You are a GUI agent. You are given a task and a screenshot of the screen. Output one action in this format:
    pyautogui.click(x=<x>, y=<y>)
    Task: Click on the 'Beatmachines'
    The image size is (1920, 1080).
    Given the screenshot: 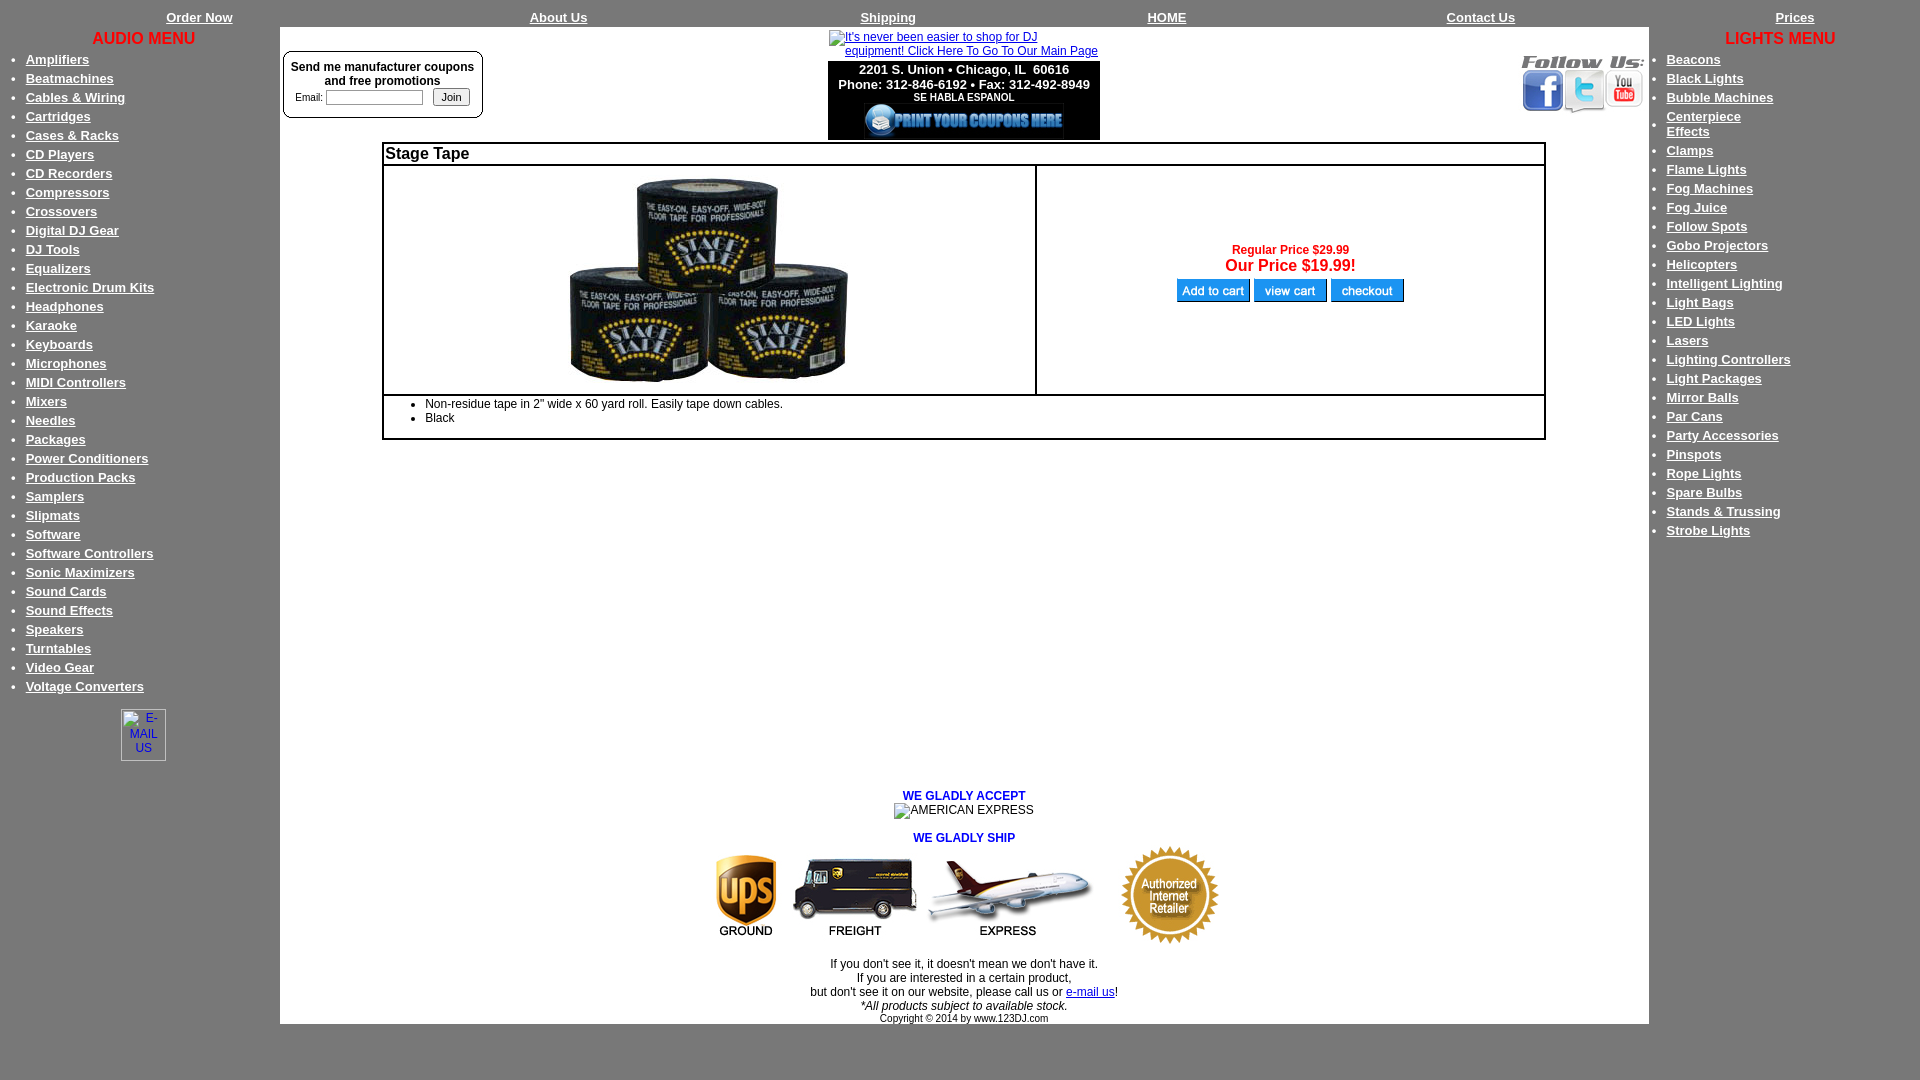 What is the action you would take?
    pyautogui.click(x=25, y=77)
    